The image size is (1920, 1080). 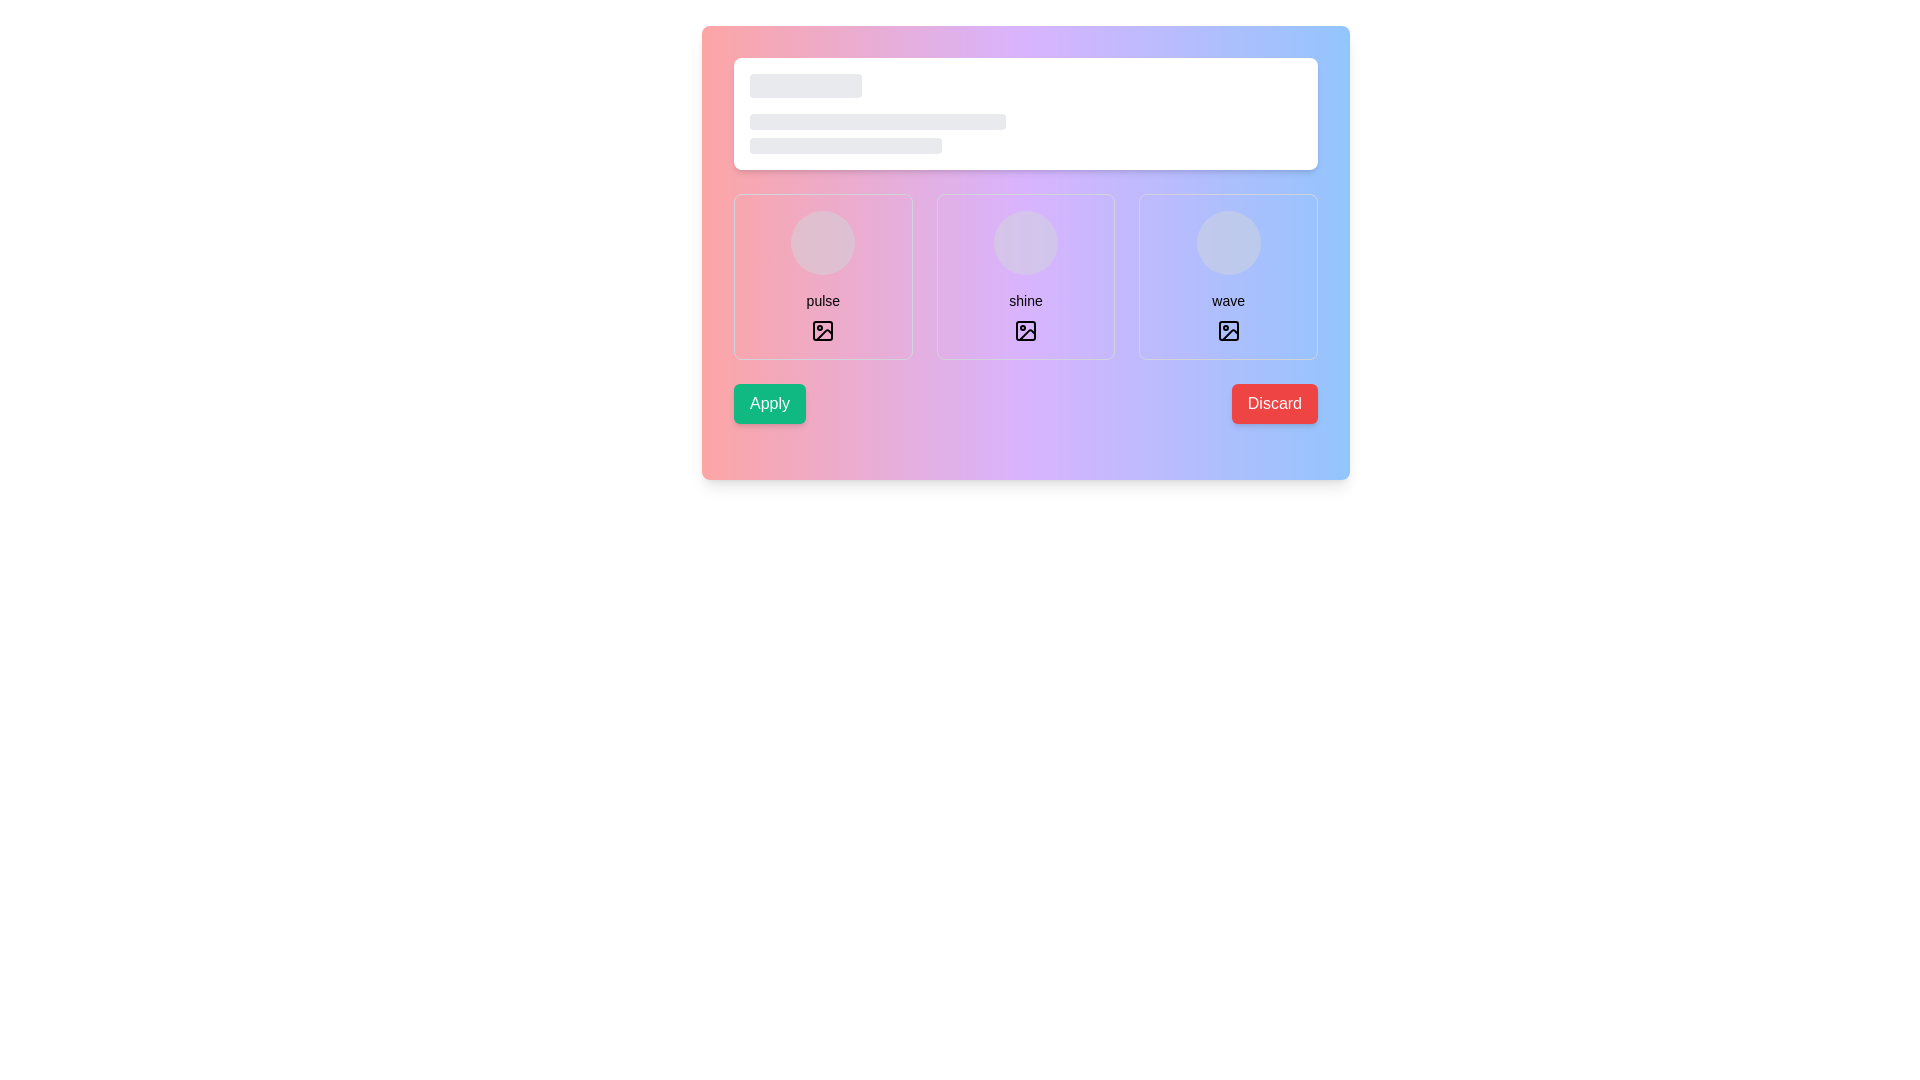 What do you see at coordinates (1026, 114) in the screenshot?
I see `the Skeleton loading placeholder located at the top-central portion of the interface, which serves as a visual placeholder for loading content` at bounding box center [1026, 114].